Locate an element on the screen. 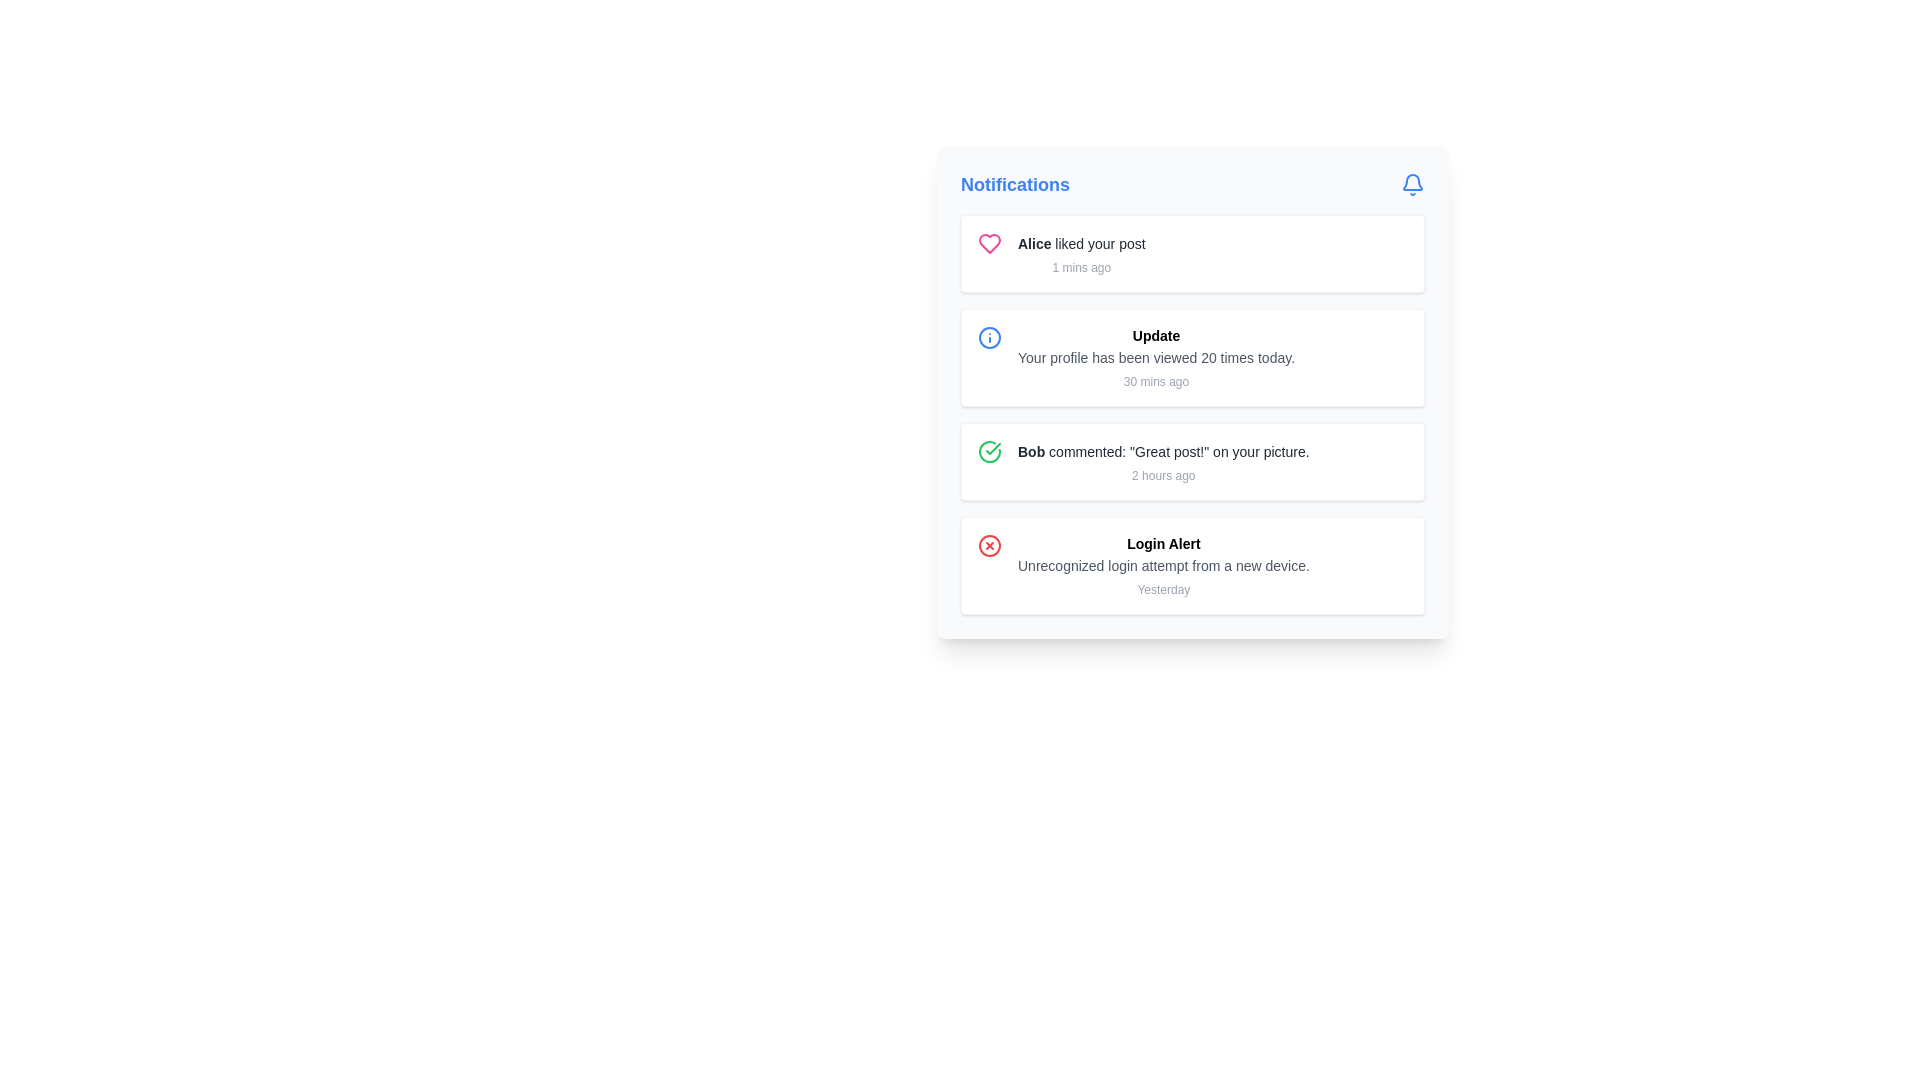 This screenshot has width=1920, height=1080. the Notification card that indicates 'Alice' liked the user's post, positioned at the top of the notification list is located at coordinates (1193, 253).